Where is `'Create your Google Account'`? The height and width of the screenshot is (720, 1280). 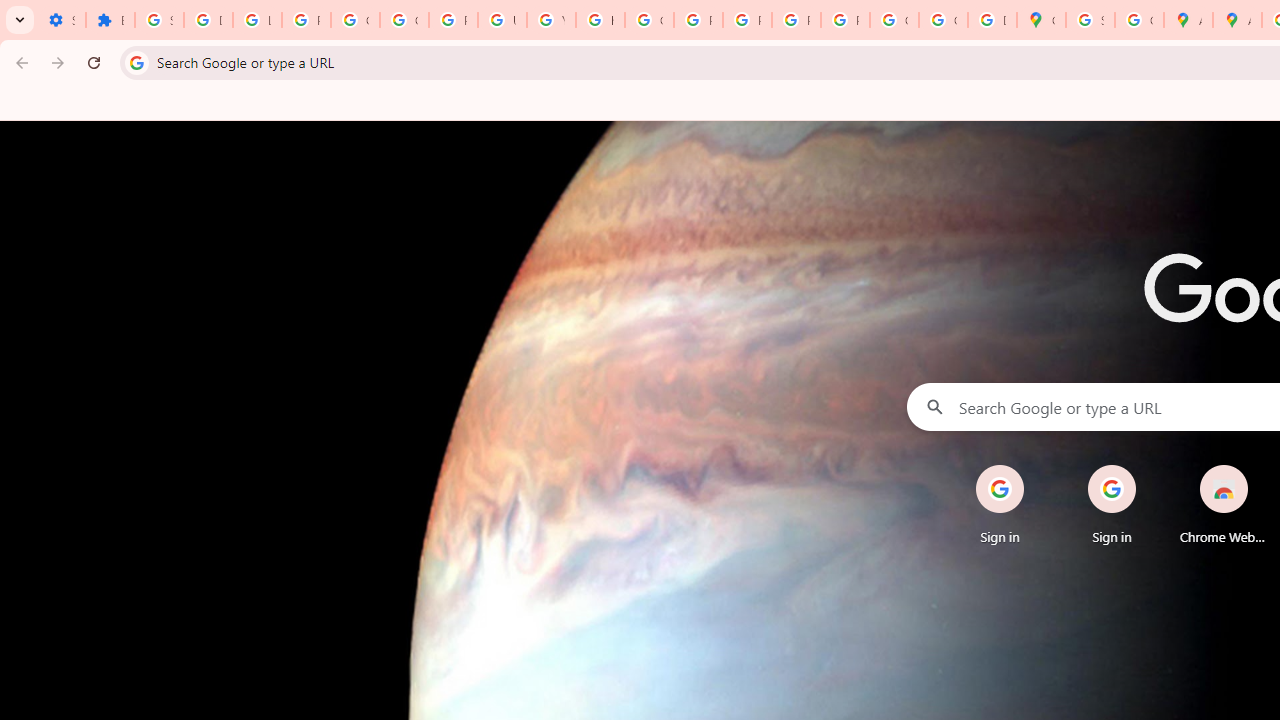
'Create your Google Account' is located at coordinates (1139, 20).